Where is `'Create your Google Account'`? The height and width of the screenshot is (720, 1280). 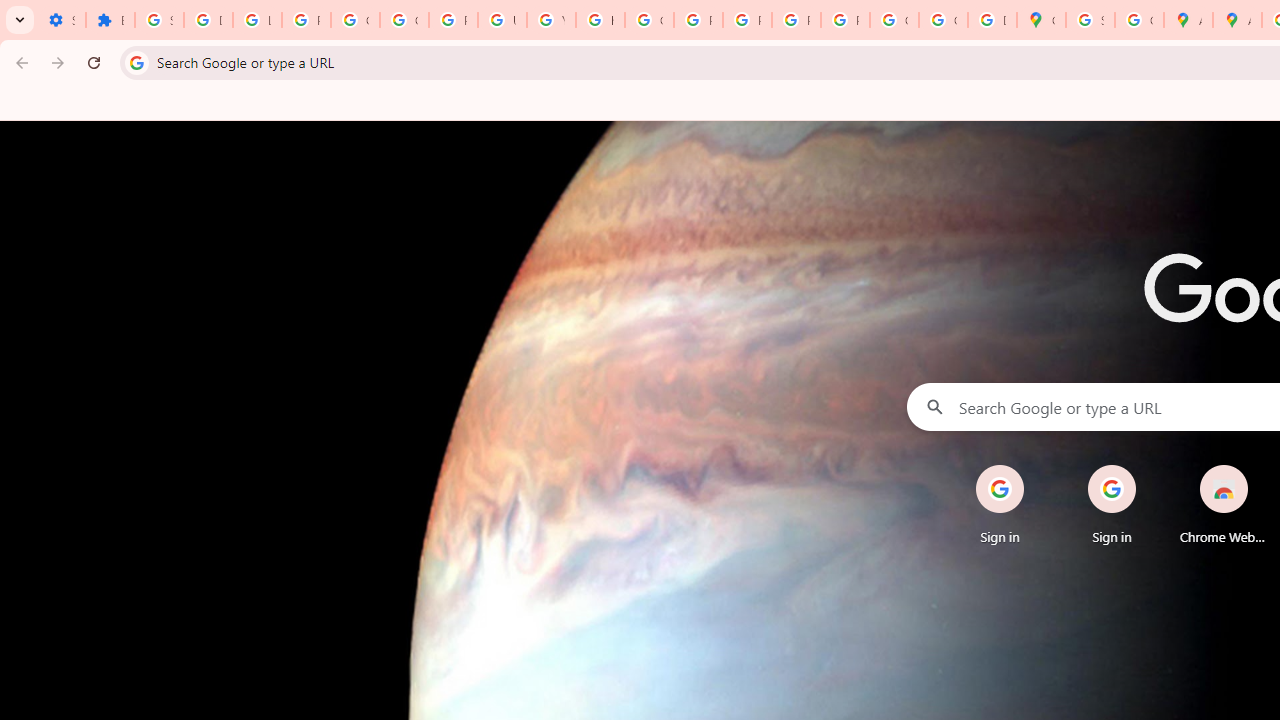
'Create your Google Account' is located at coordinates (1139, 20).